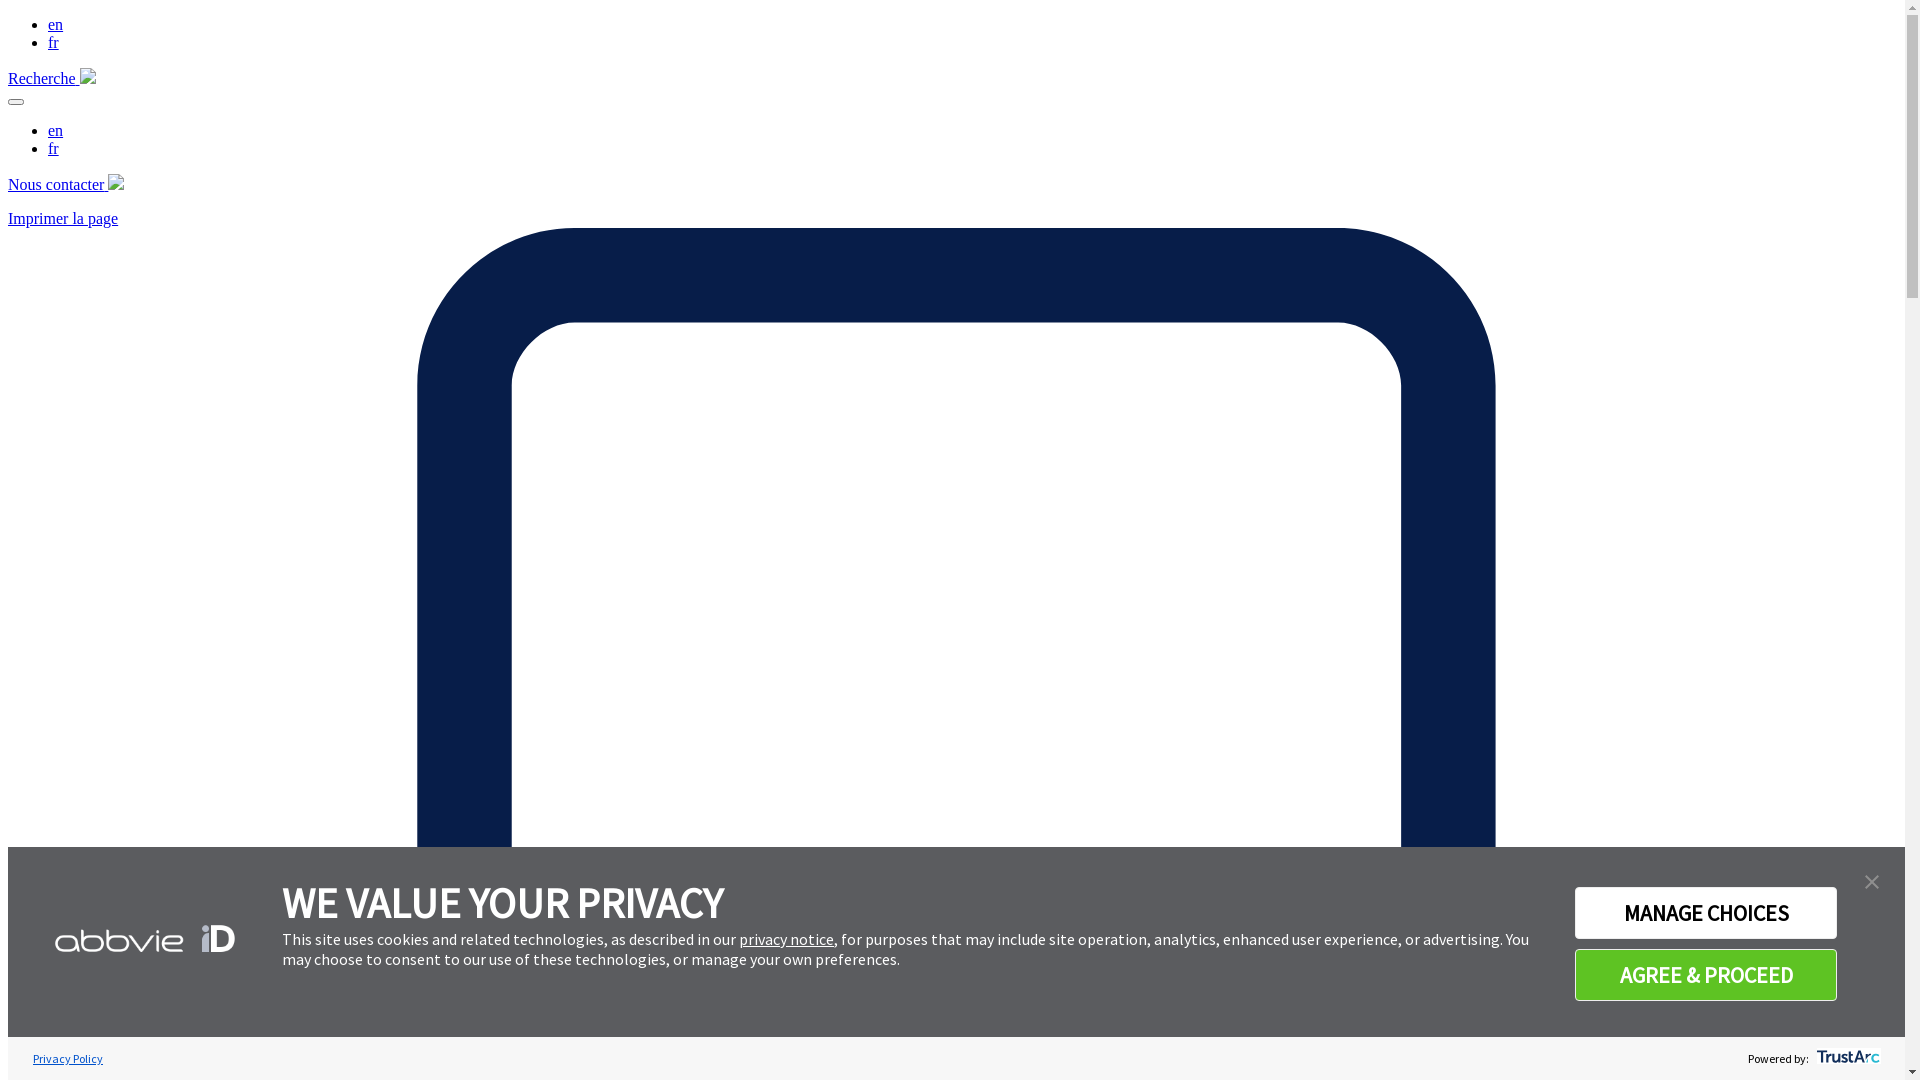 This screenshot has width=1920, height=1080. I want to click on 'Nous contacter', so click(66, 184).